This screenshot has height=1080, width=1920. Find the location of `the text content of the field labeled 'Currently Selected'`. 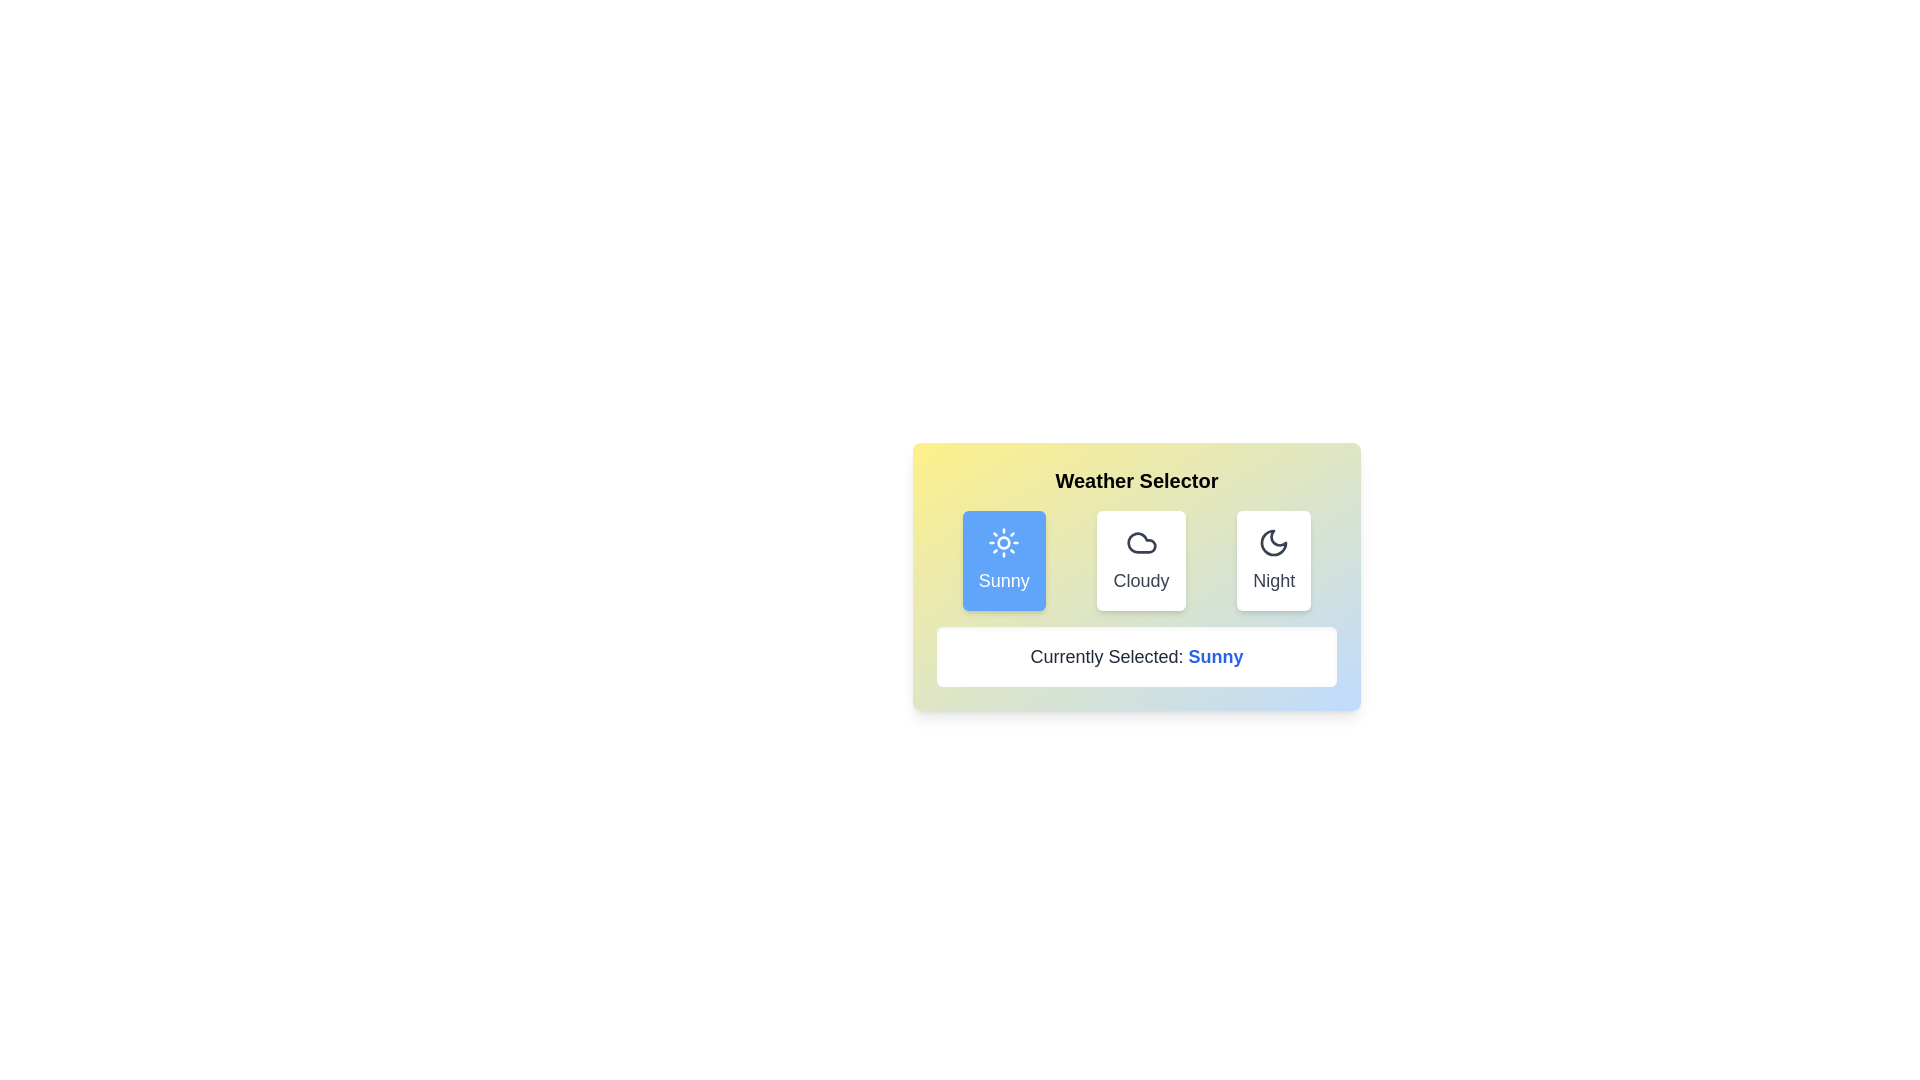

the text content of the field labeled 'Currently Selected' is located at coordinates (1137, 656).